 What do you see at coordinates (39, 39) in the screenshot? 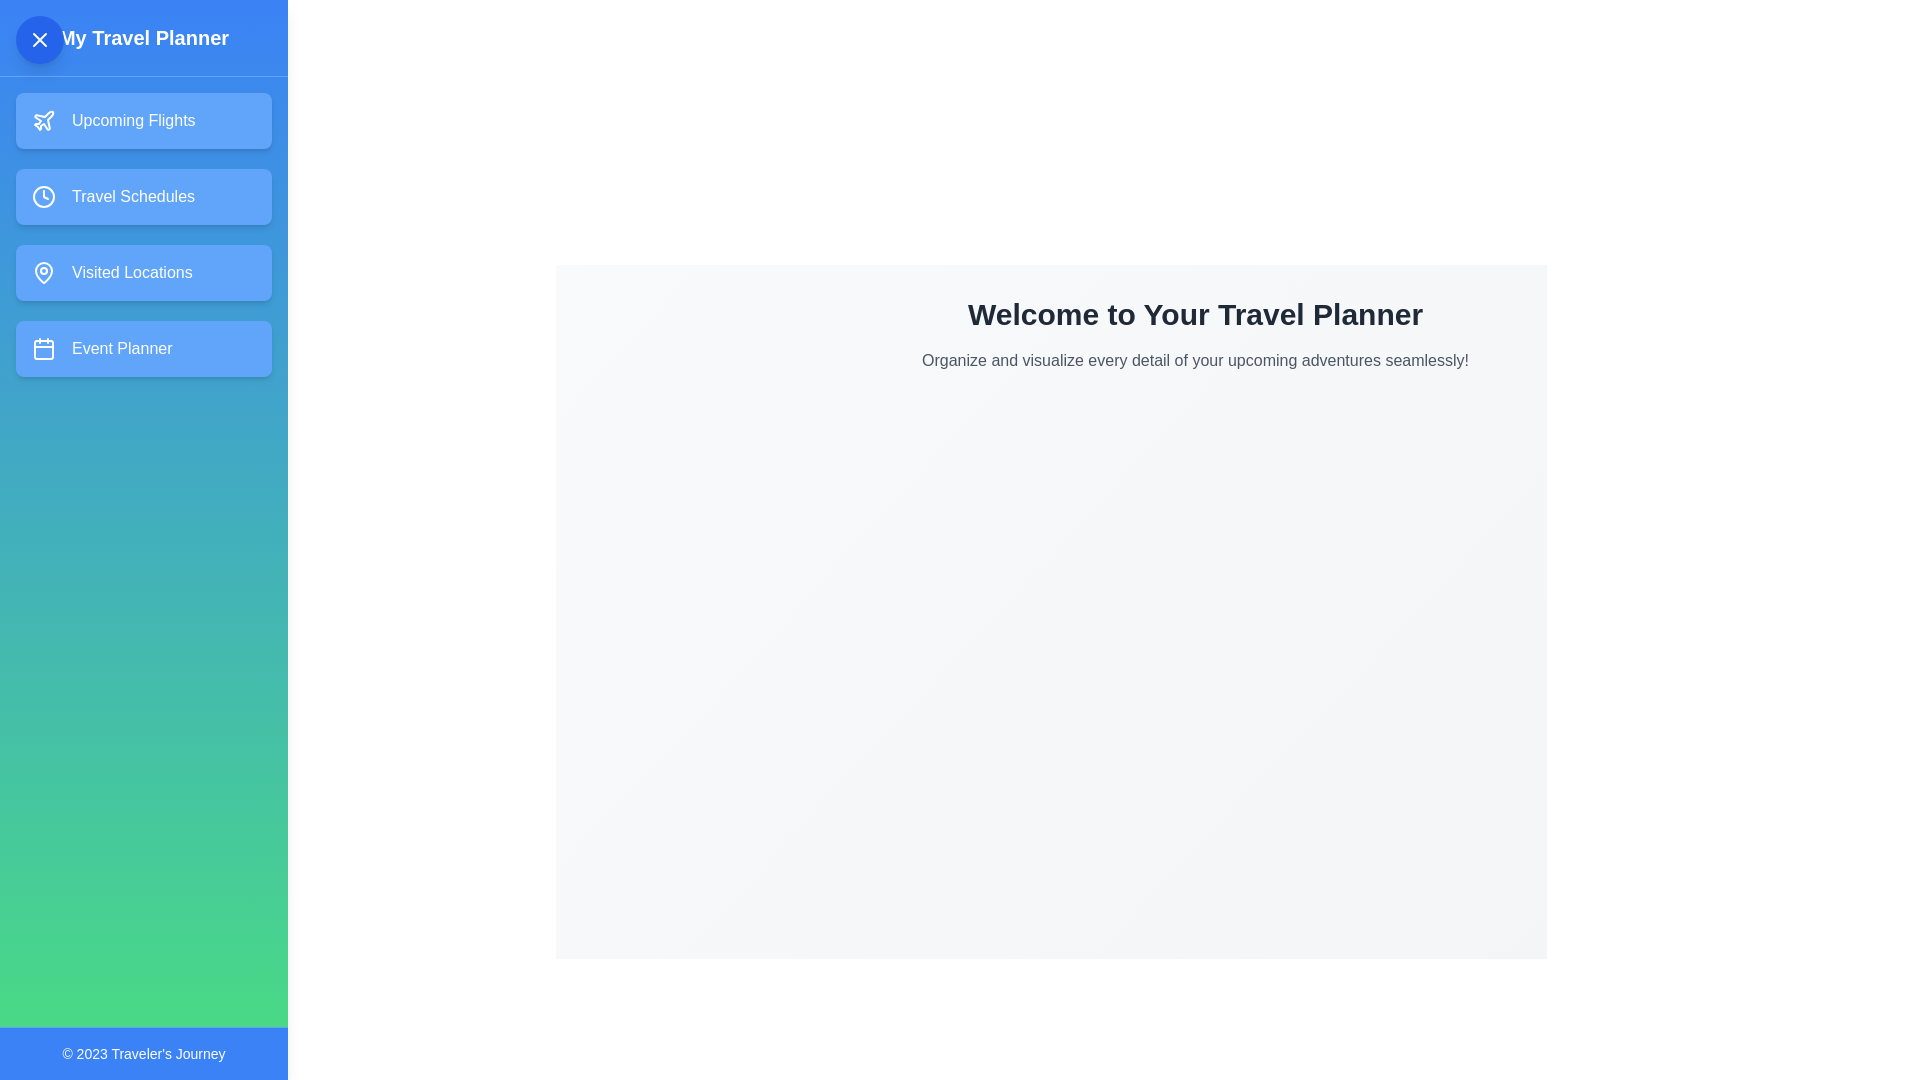
I see `the close button located in the top-left corner of the application interface` at bounding box center [39, 39].